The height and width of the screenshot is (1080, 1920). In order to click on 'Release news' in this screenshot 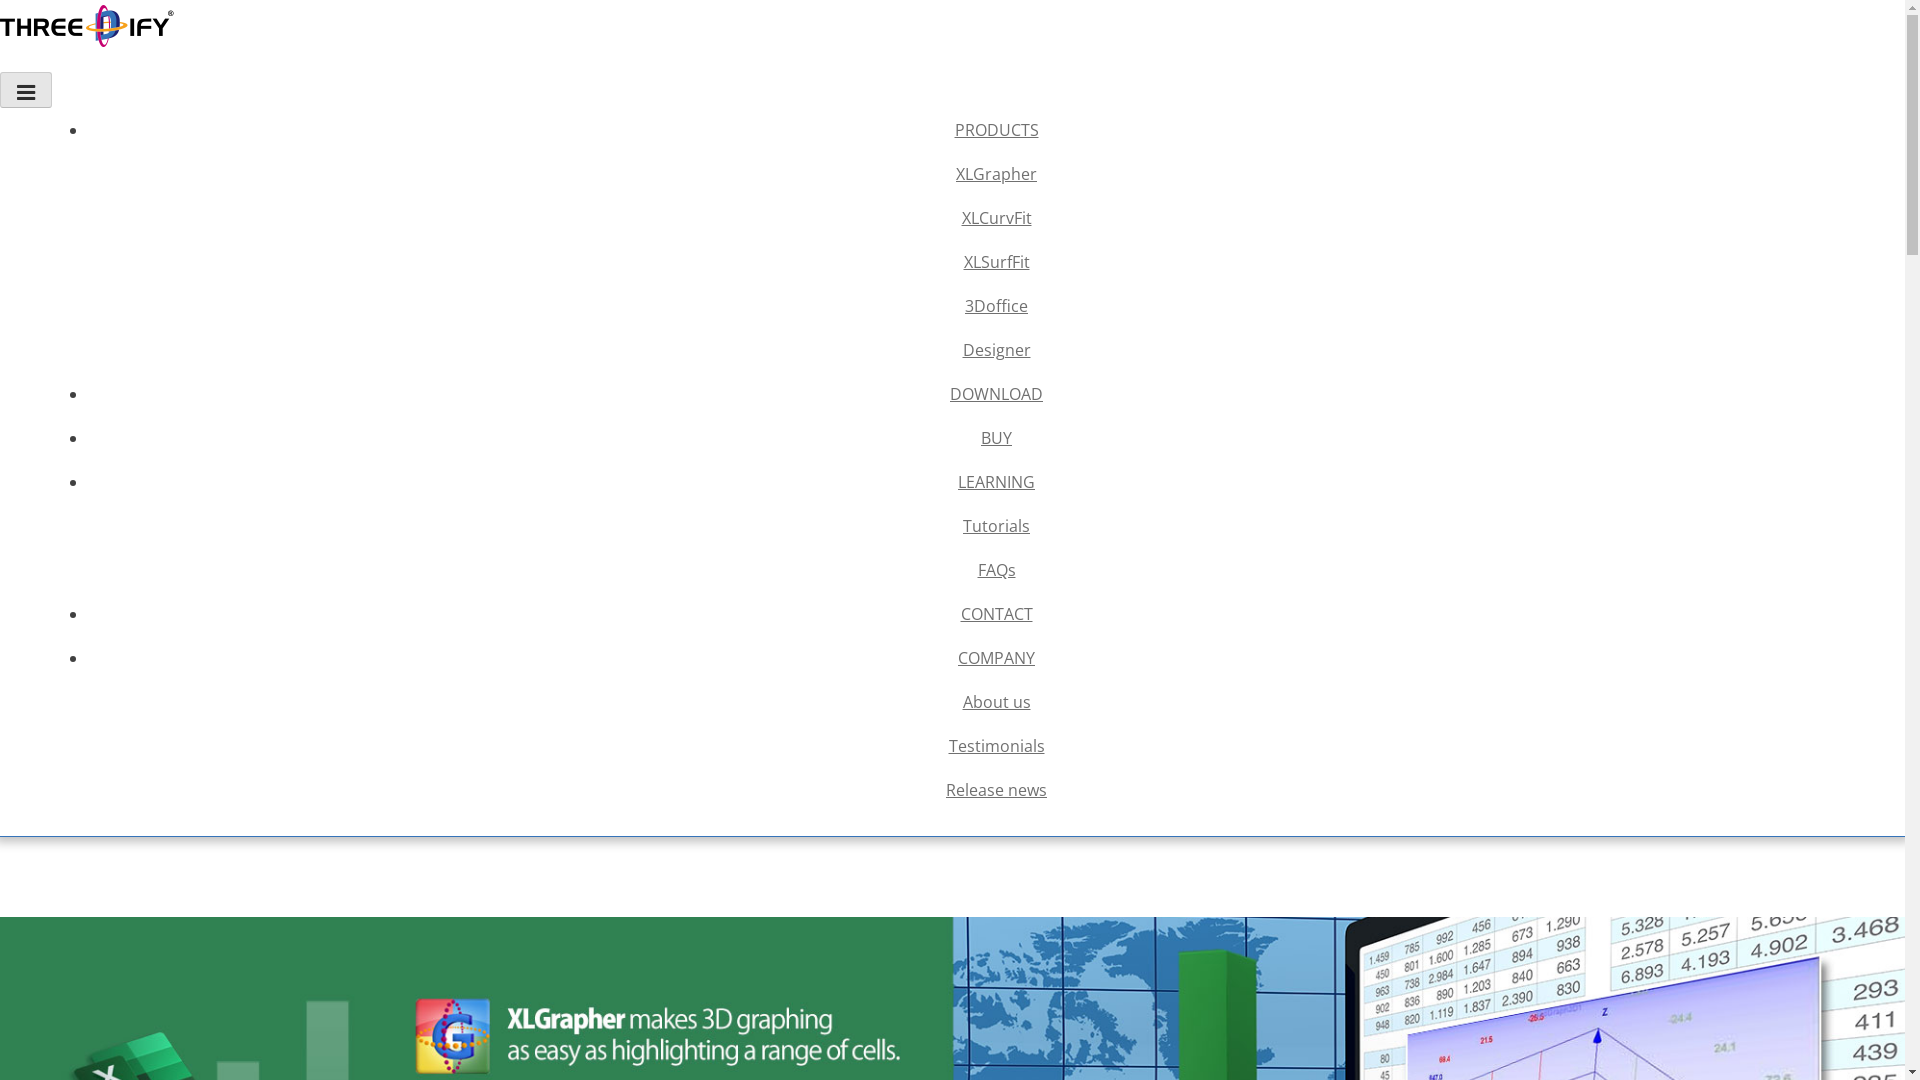, I will do `click(996, 789)`.